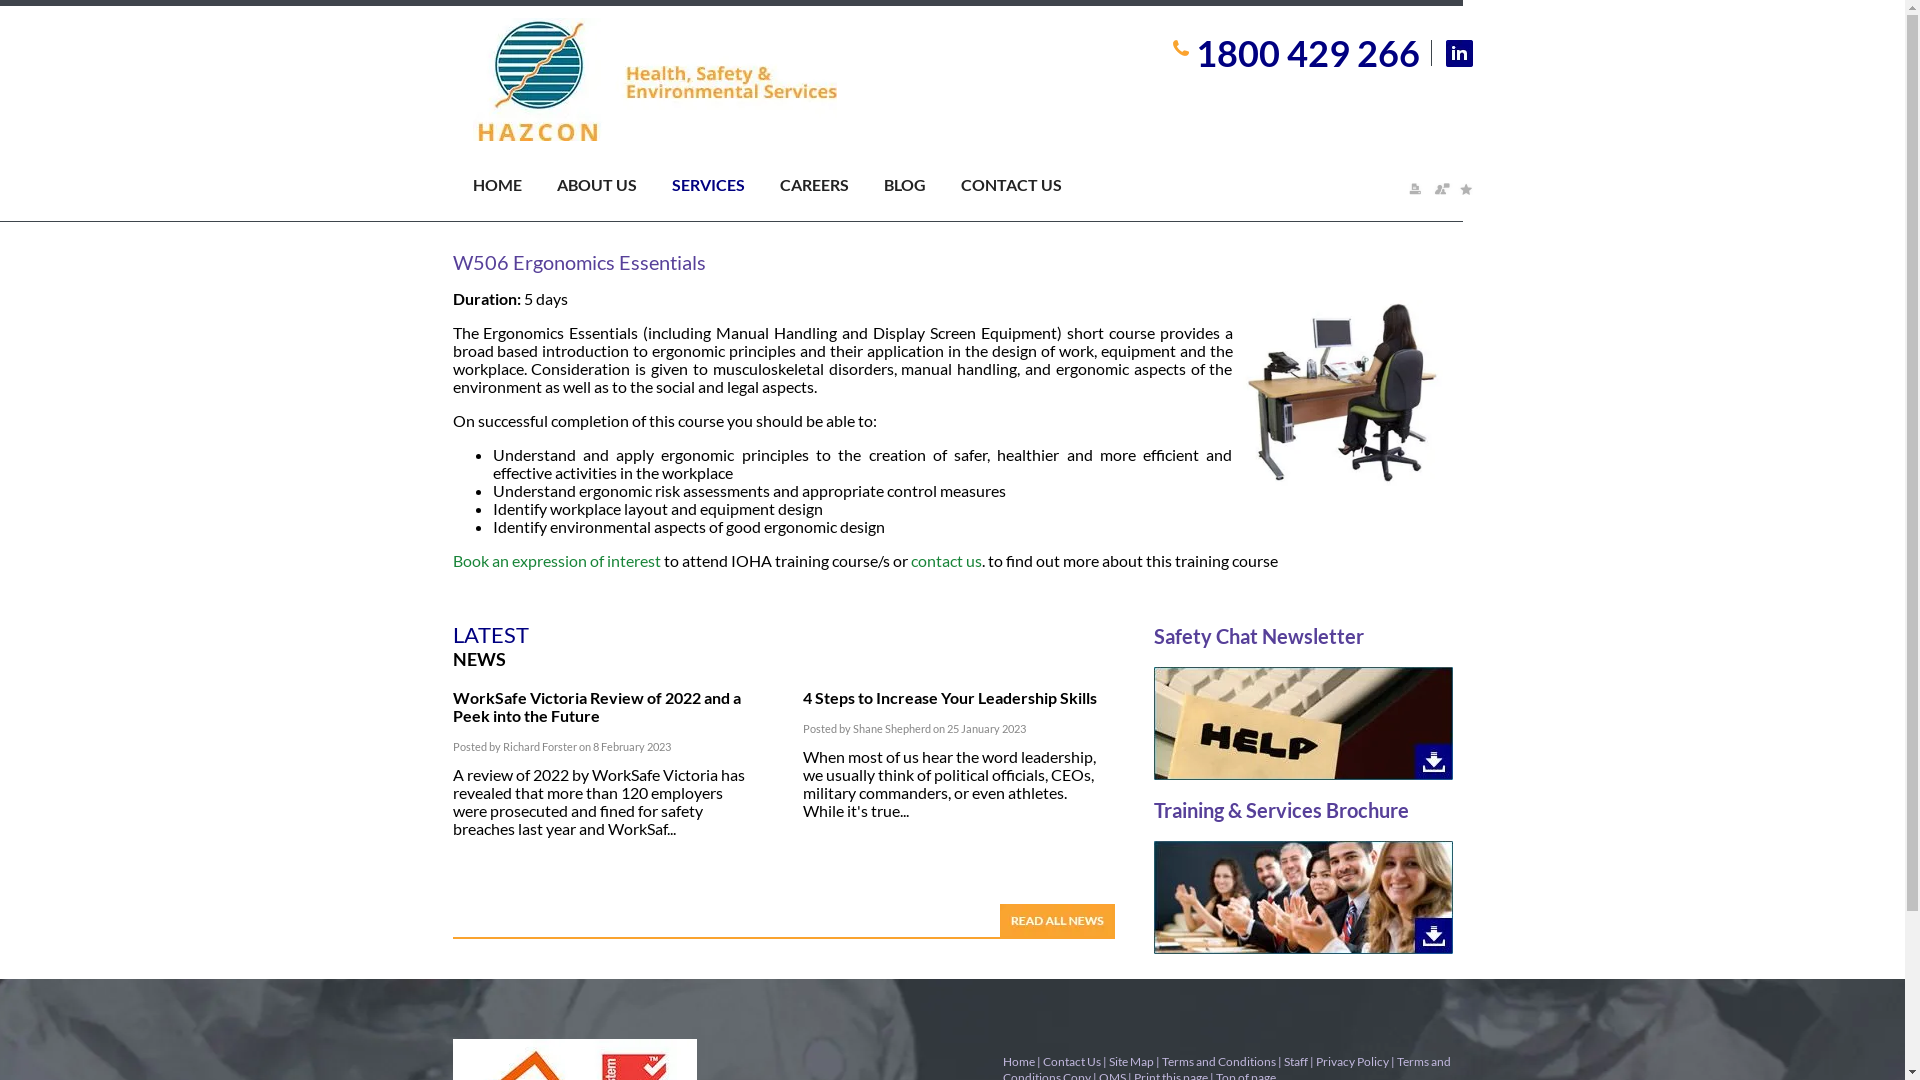 The image size is (1920, 1080). Describe the element at coordinates (450, 560) in the screenshot. I see `'Book an expression of interest'` at that location.